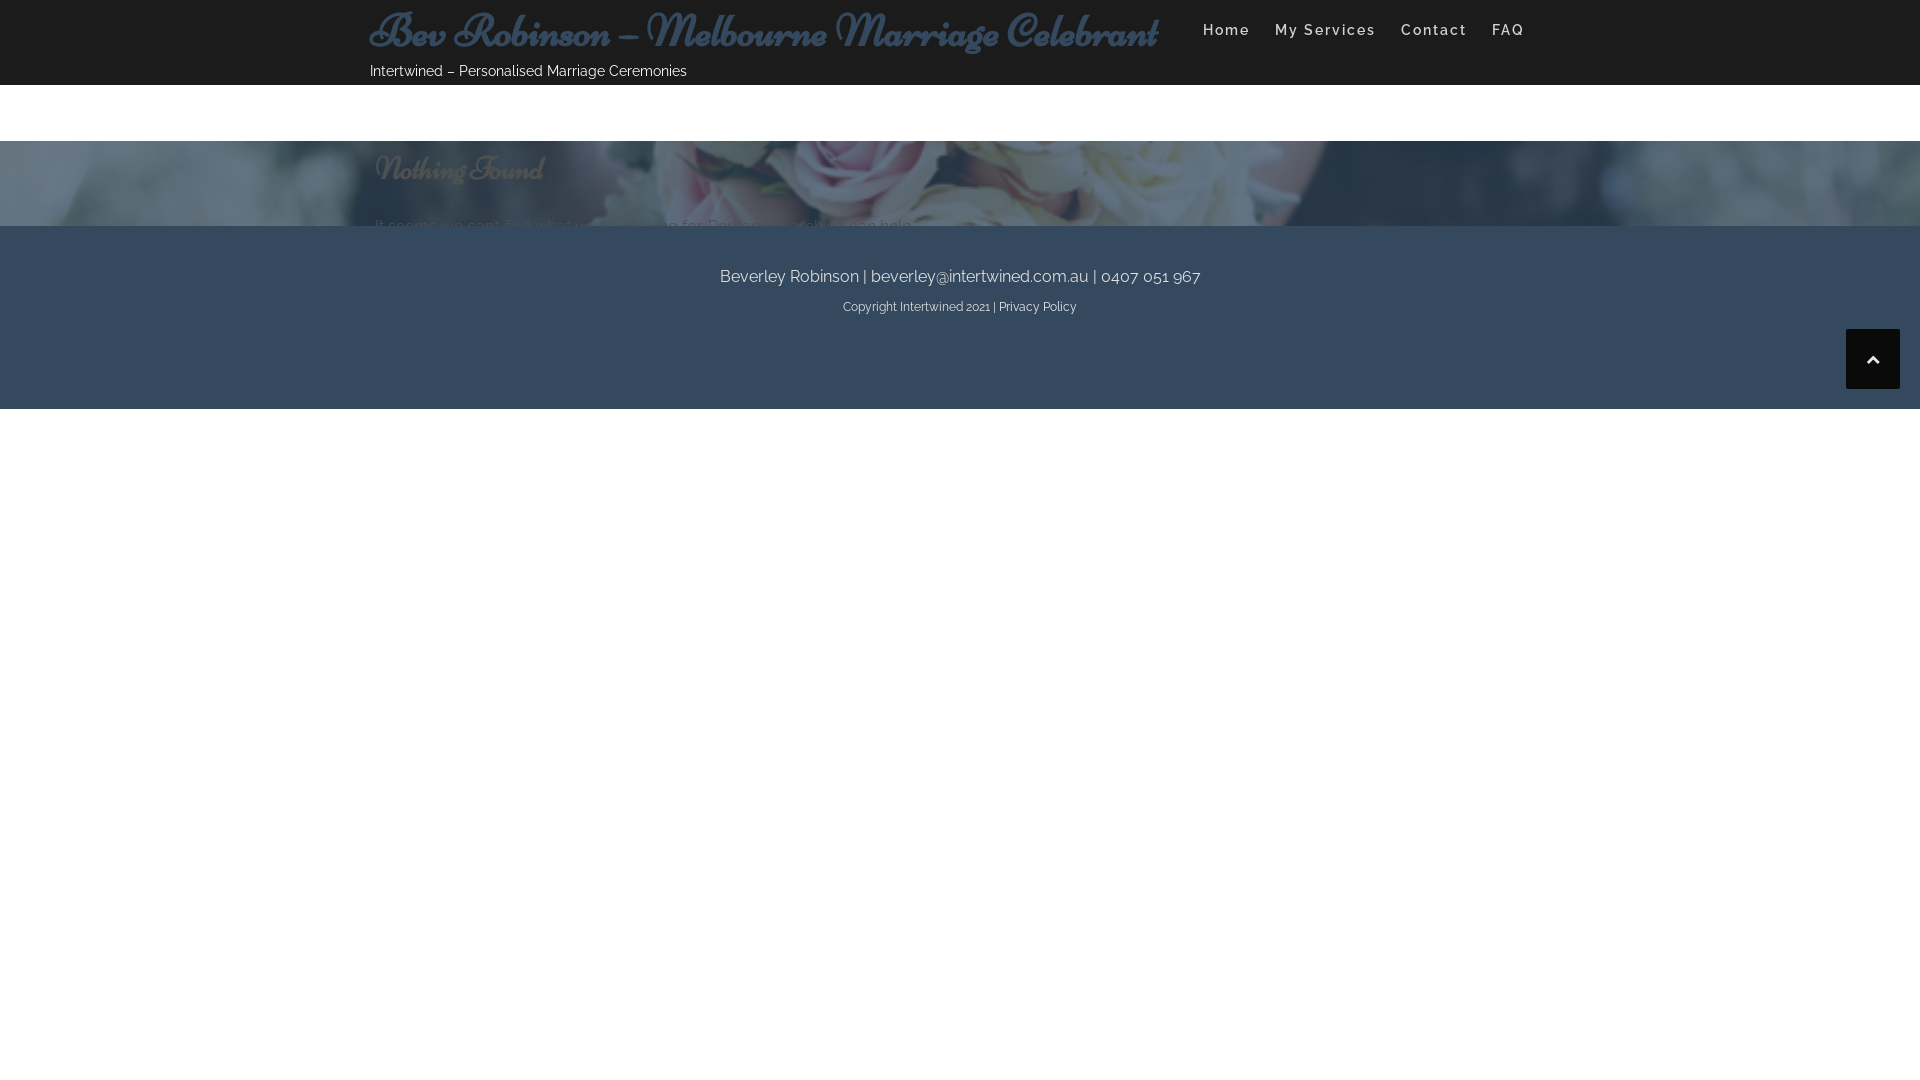  I want to click on 'My Services', so click(1325, 33).